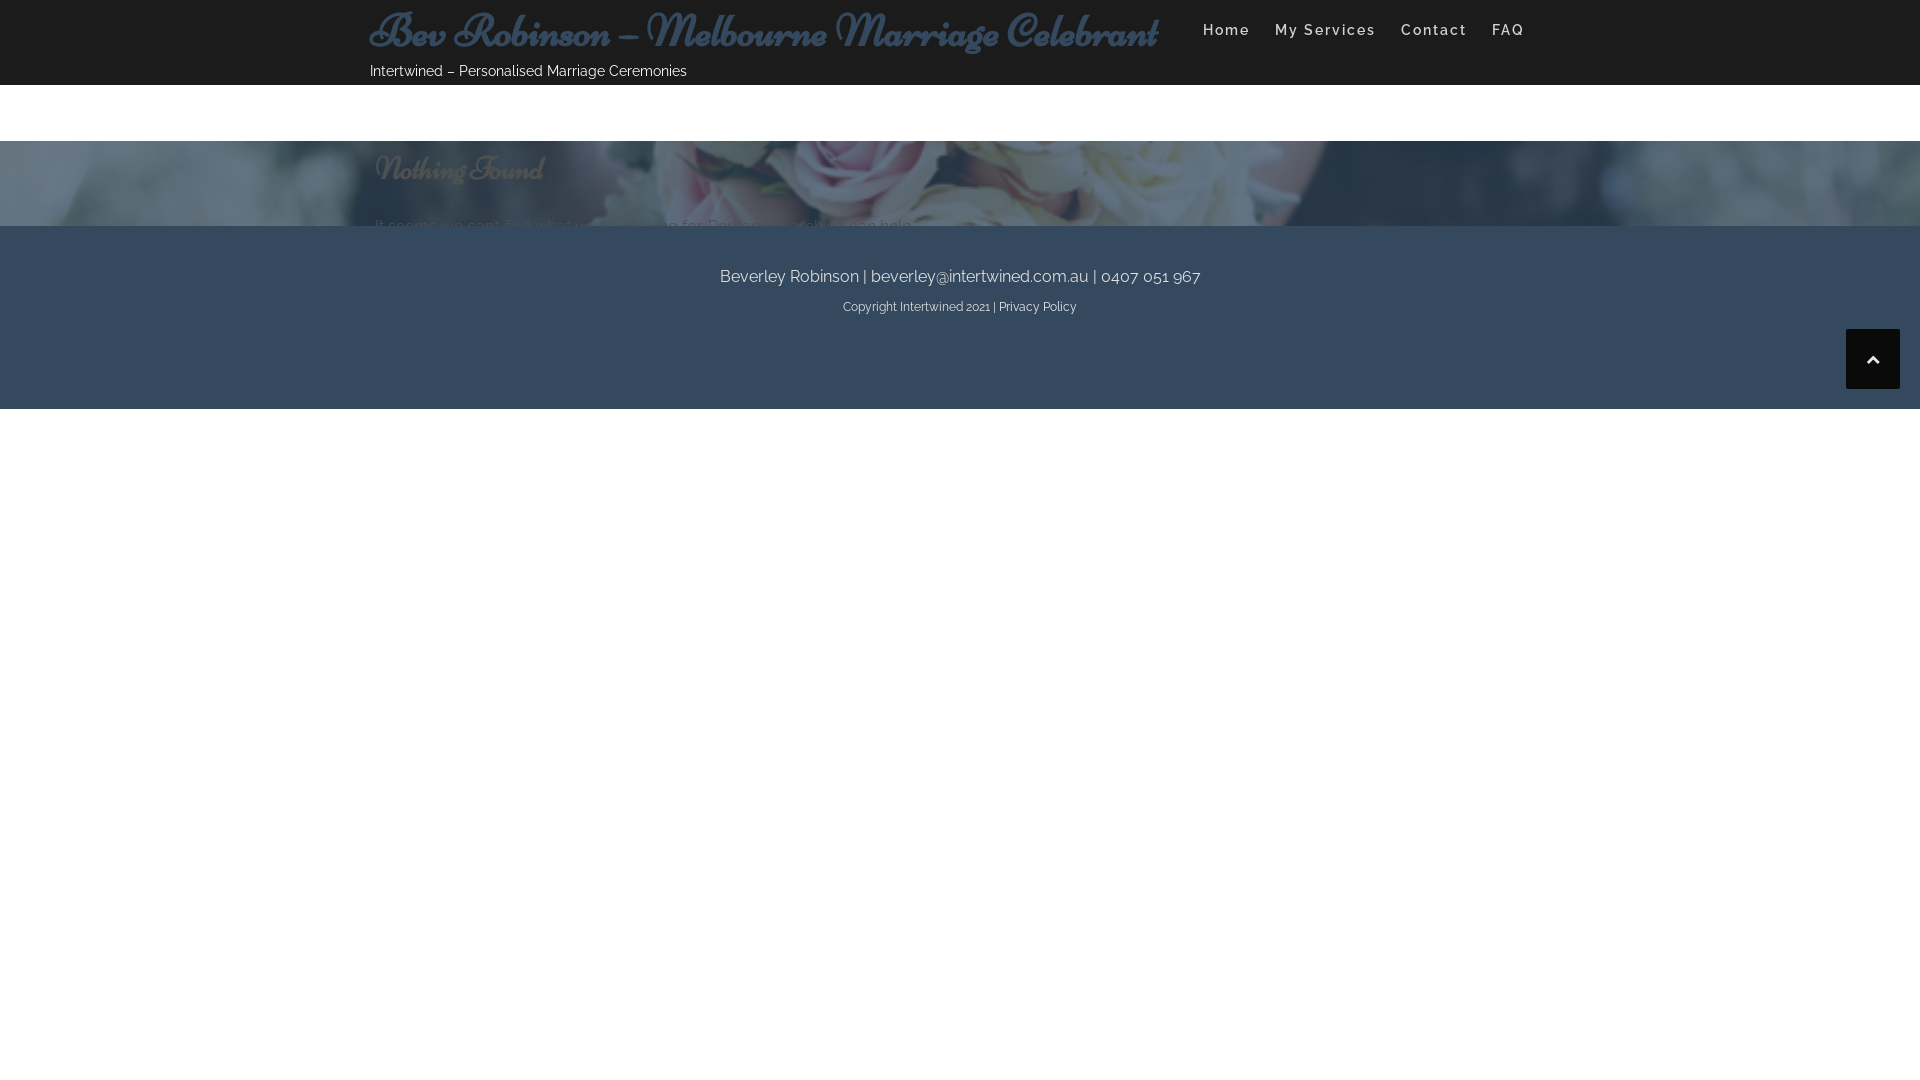  I want to click on 'My Services', so click(1325, 33).